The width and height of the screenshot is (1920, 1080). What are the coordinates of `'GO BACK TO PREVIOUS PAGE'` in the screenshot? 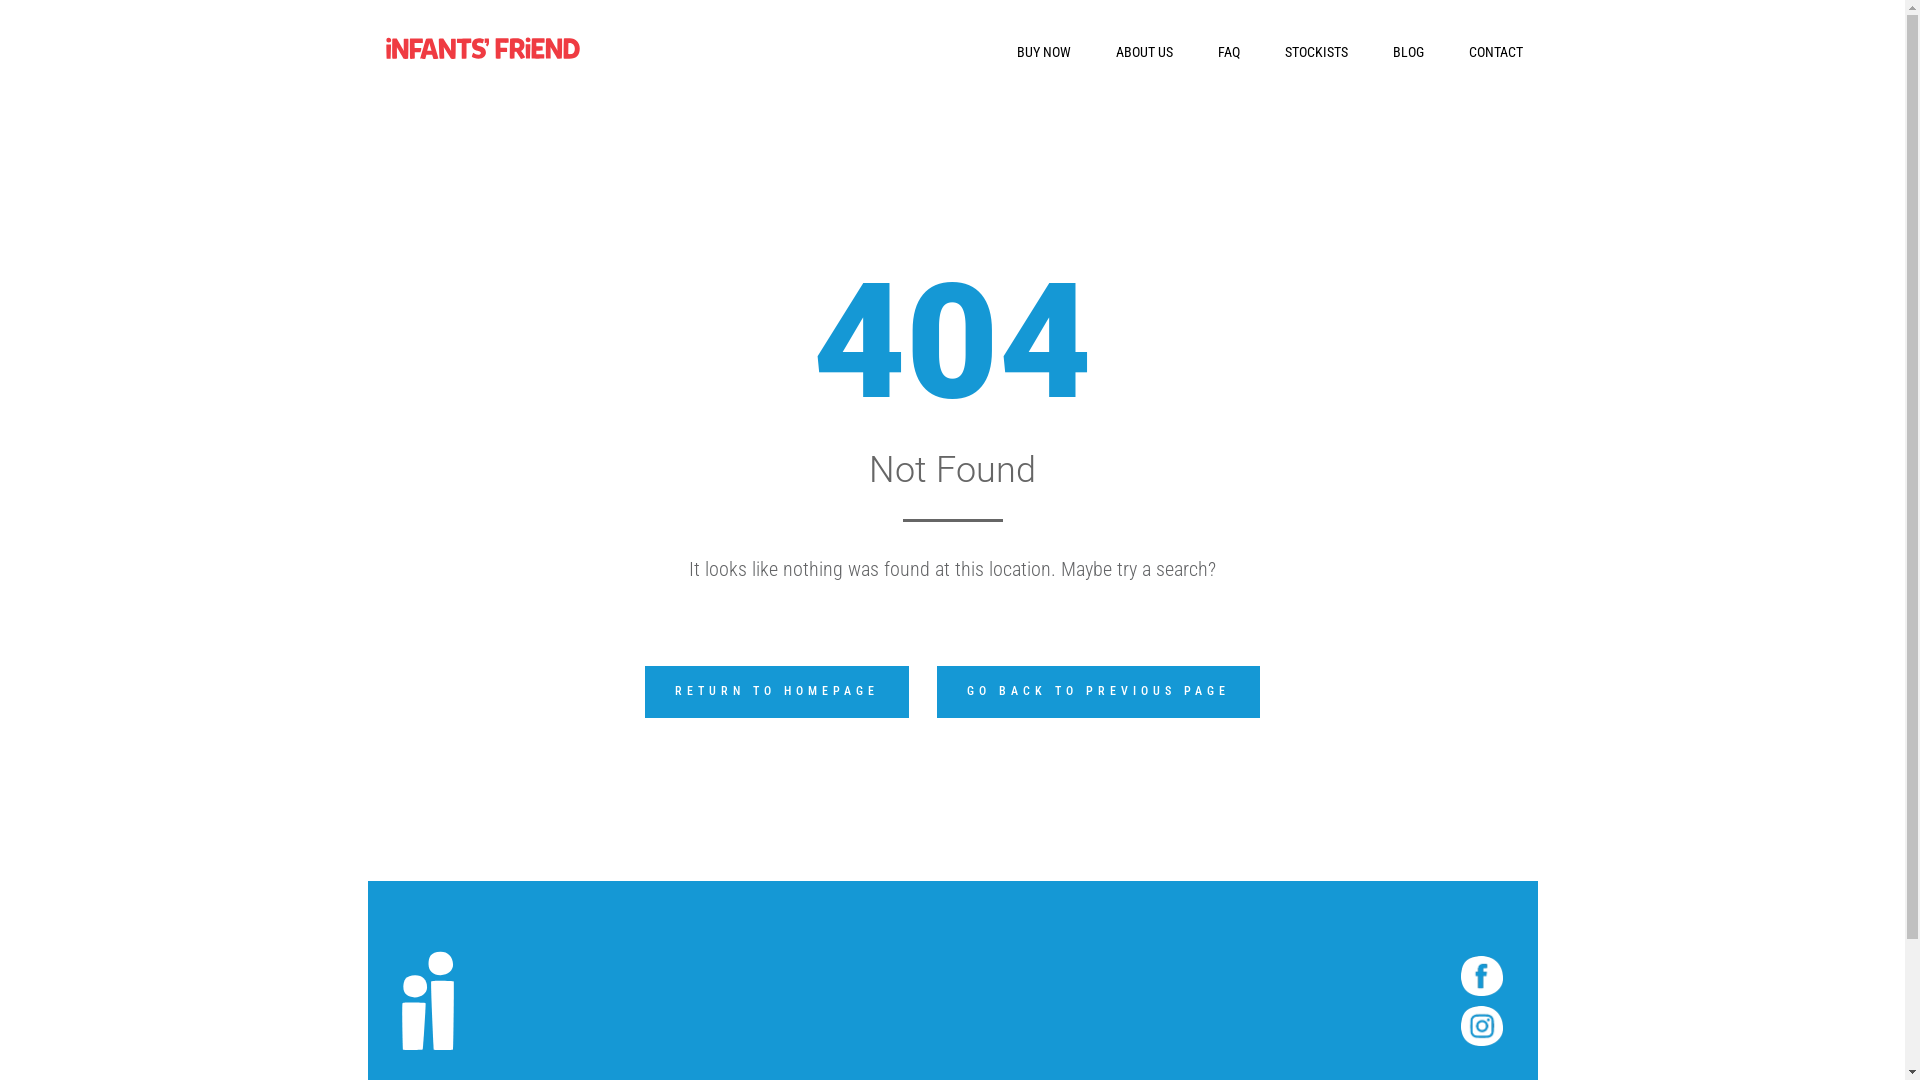 It's located at (1097, 690).